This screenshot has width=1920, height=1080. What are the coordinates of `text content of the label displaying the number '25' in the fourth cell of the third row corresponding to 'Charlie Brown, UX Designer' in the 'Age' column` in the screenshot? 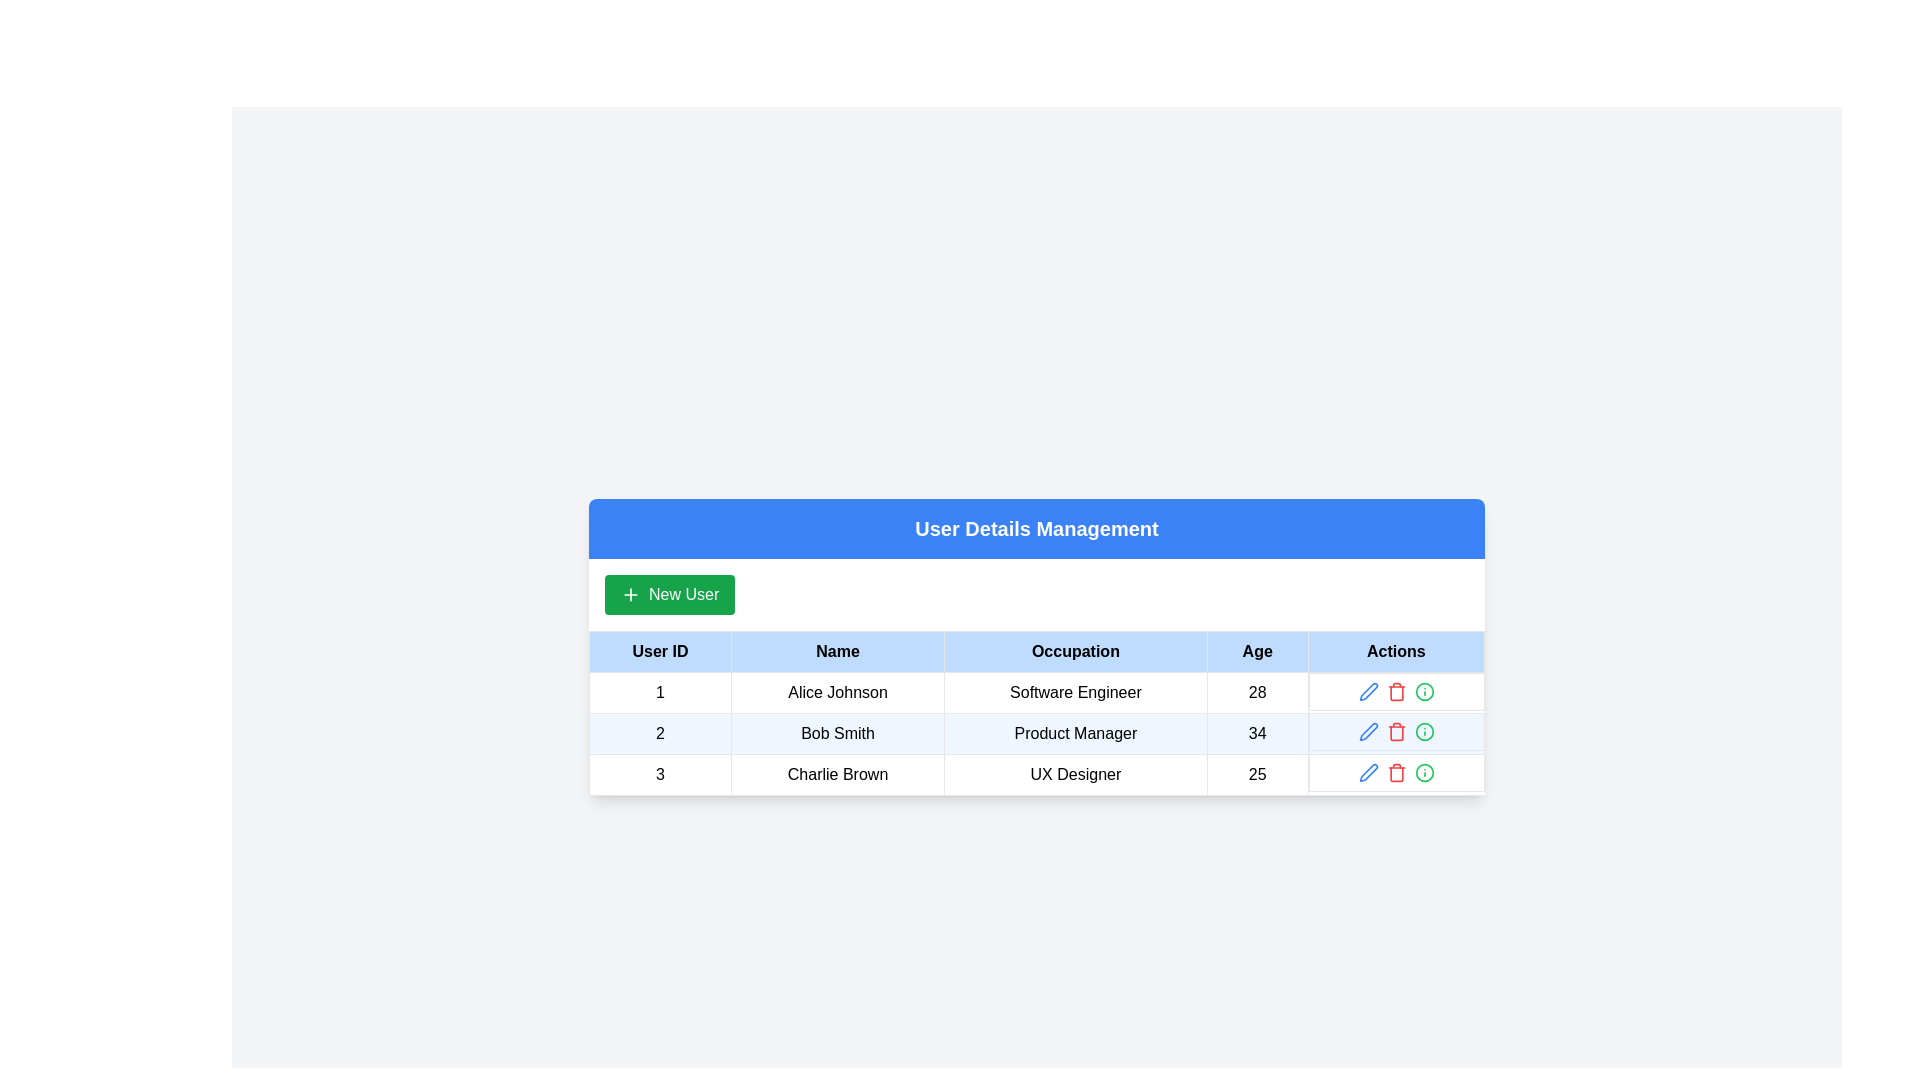 It's located at (1256, 773).